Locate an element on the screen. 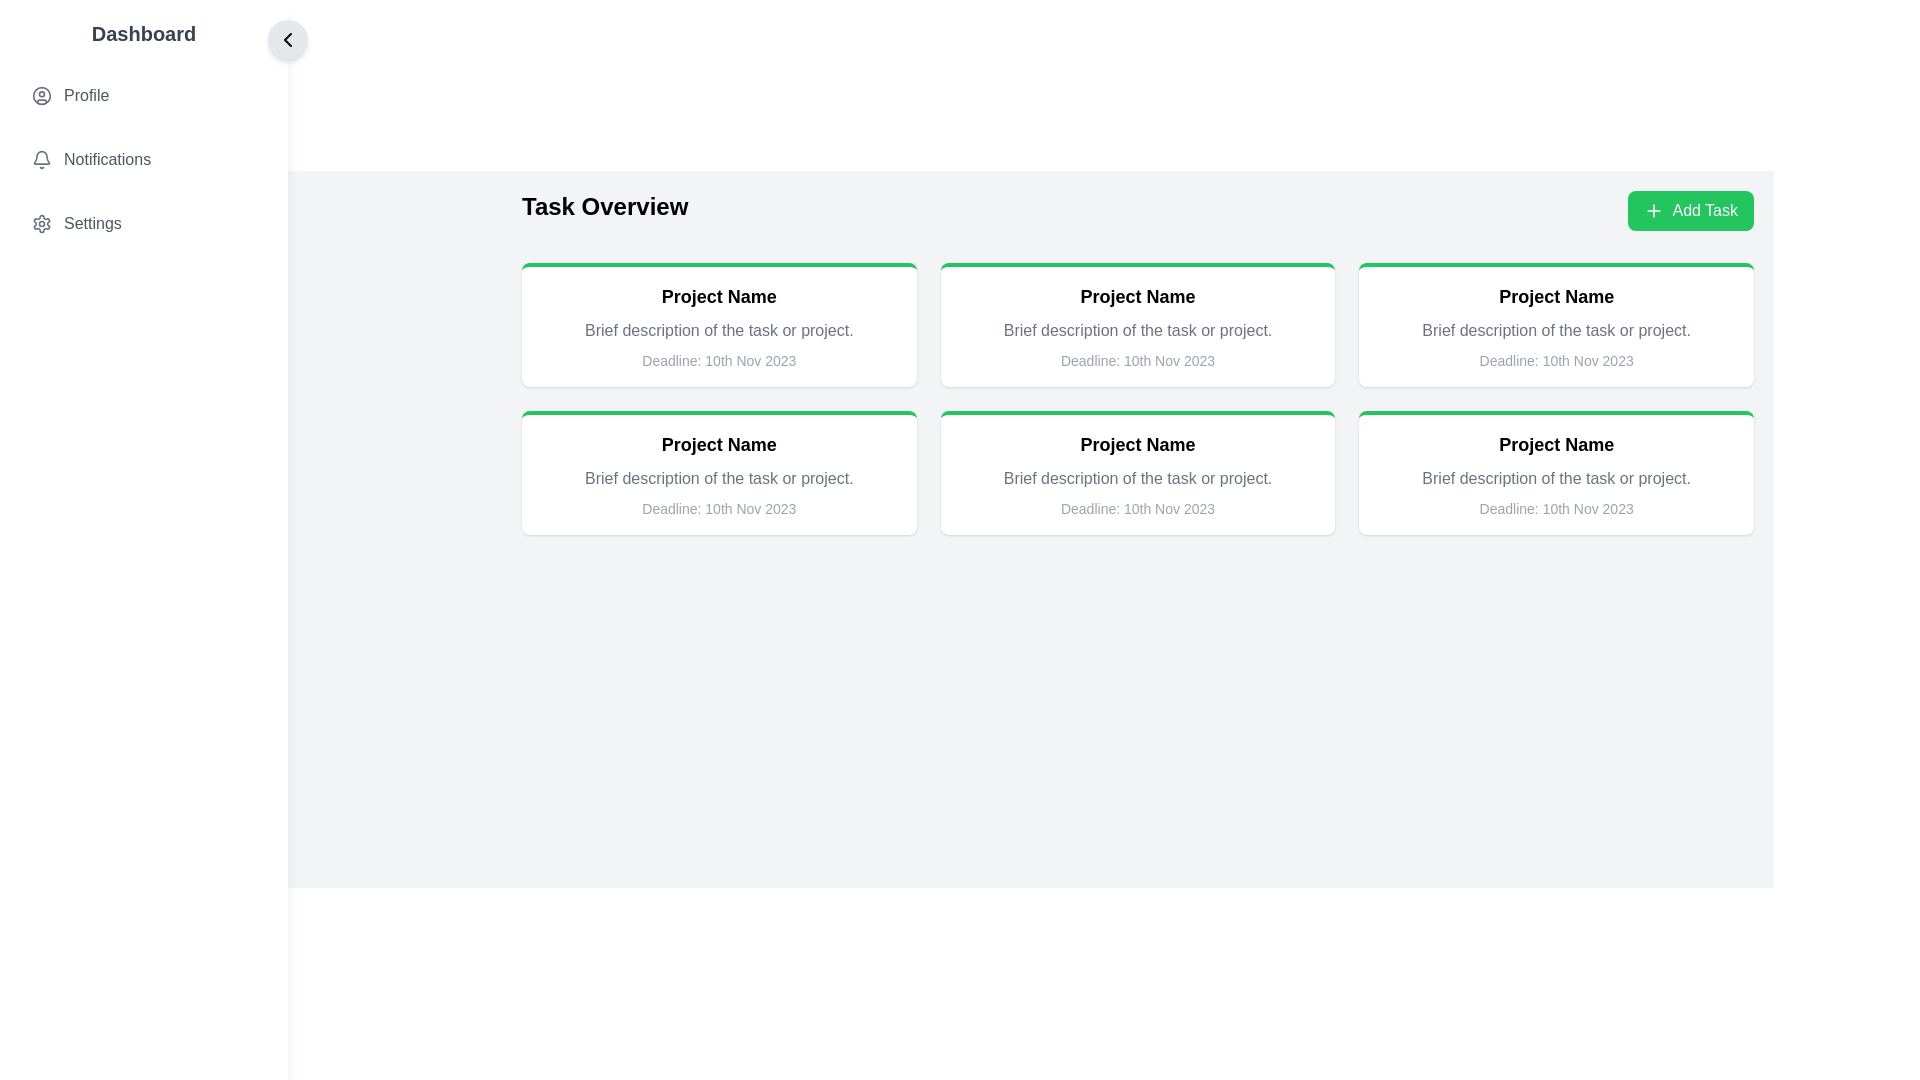  text label that says 'Dashboard' which is styled in bold, extra-large dark gray font, located at the top of the vertical sidebar is located at coordinates (143, 34).